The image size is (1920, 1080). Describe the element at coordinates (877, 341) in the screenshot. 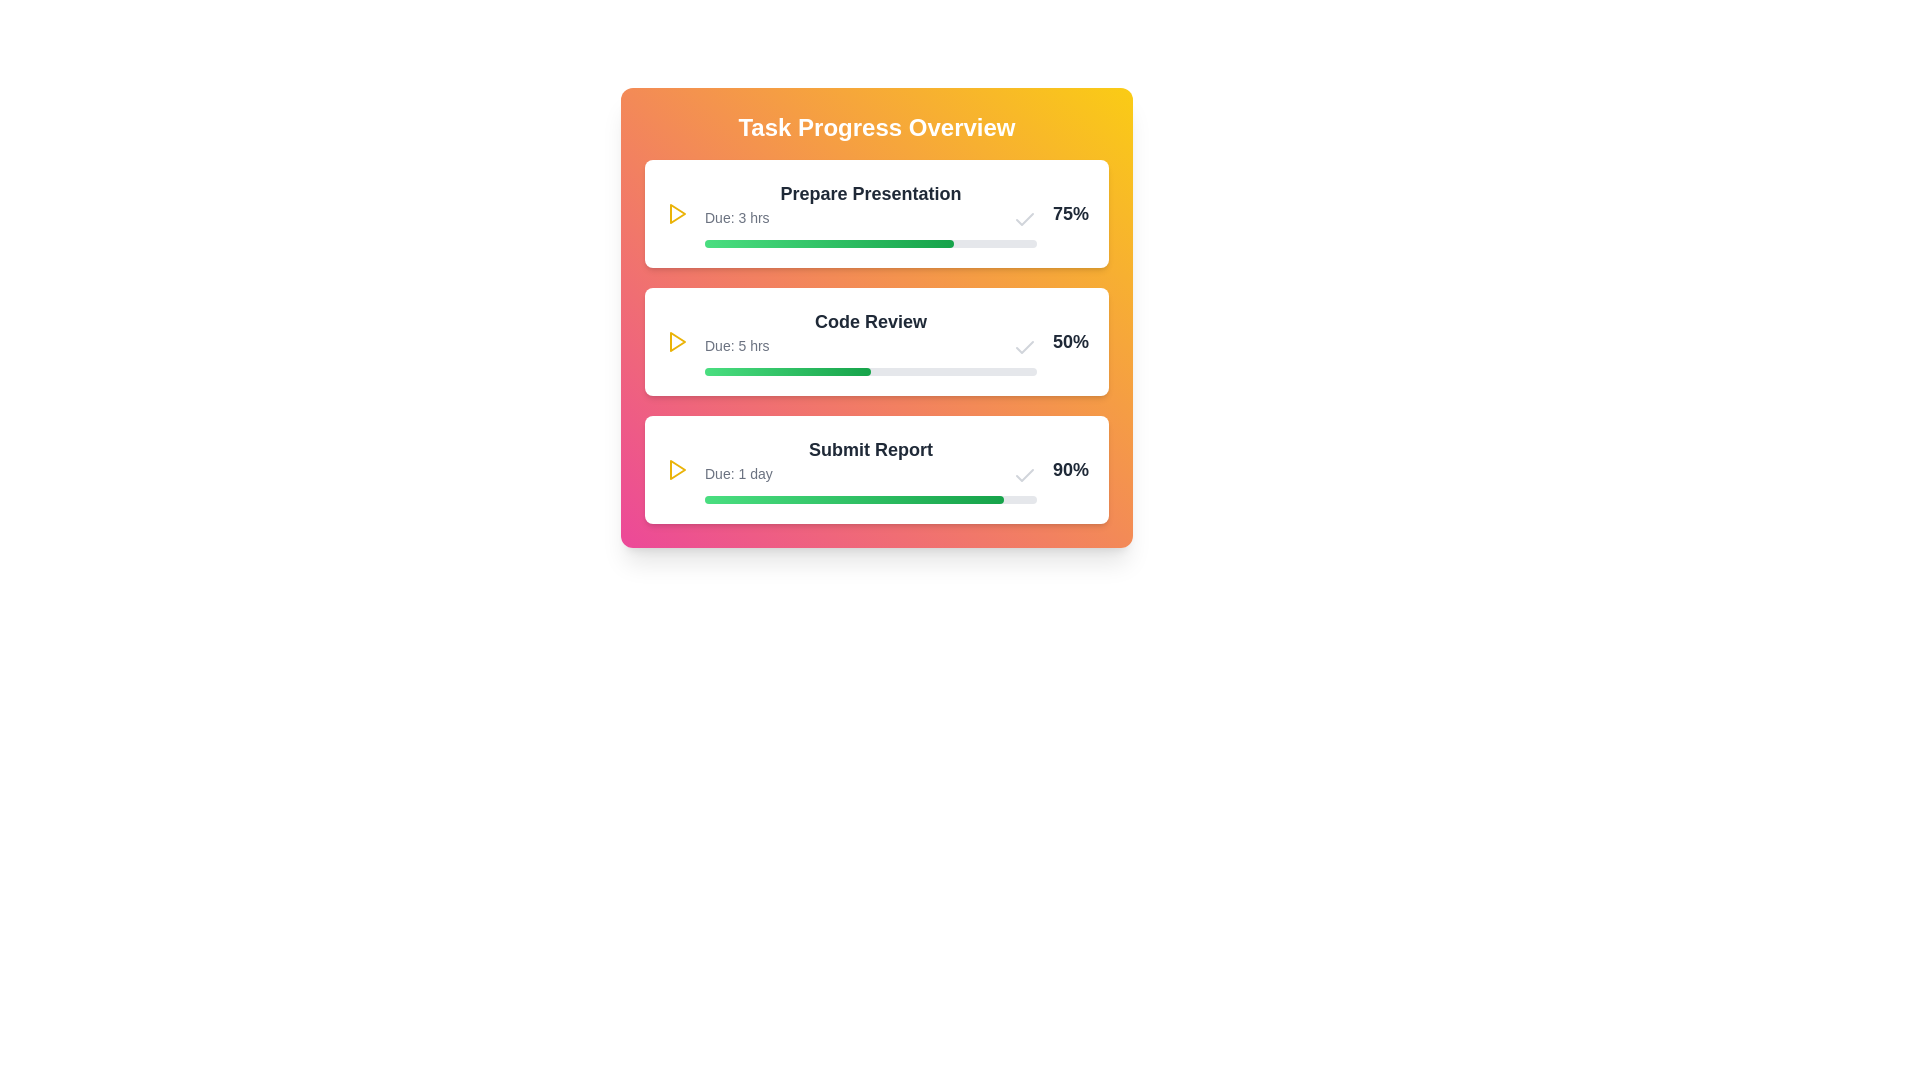

I see `task details from the second task card within the 'Task Progress Overview' section, which provides status information for the task 'Code Review.'` at that location.